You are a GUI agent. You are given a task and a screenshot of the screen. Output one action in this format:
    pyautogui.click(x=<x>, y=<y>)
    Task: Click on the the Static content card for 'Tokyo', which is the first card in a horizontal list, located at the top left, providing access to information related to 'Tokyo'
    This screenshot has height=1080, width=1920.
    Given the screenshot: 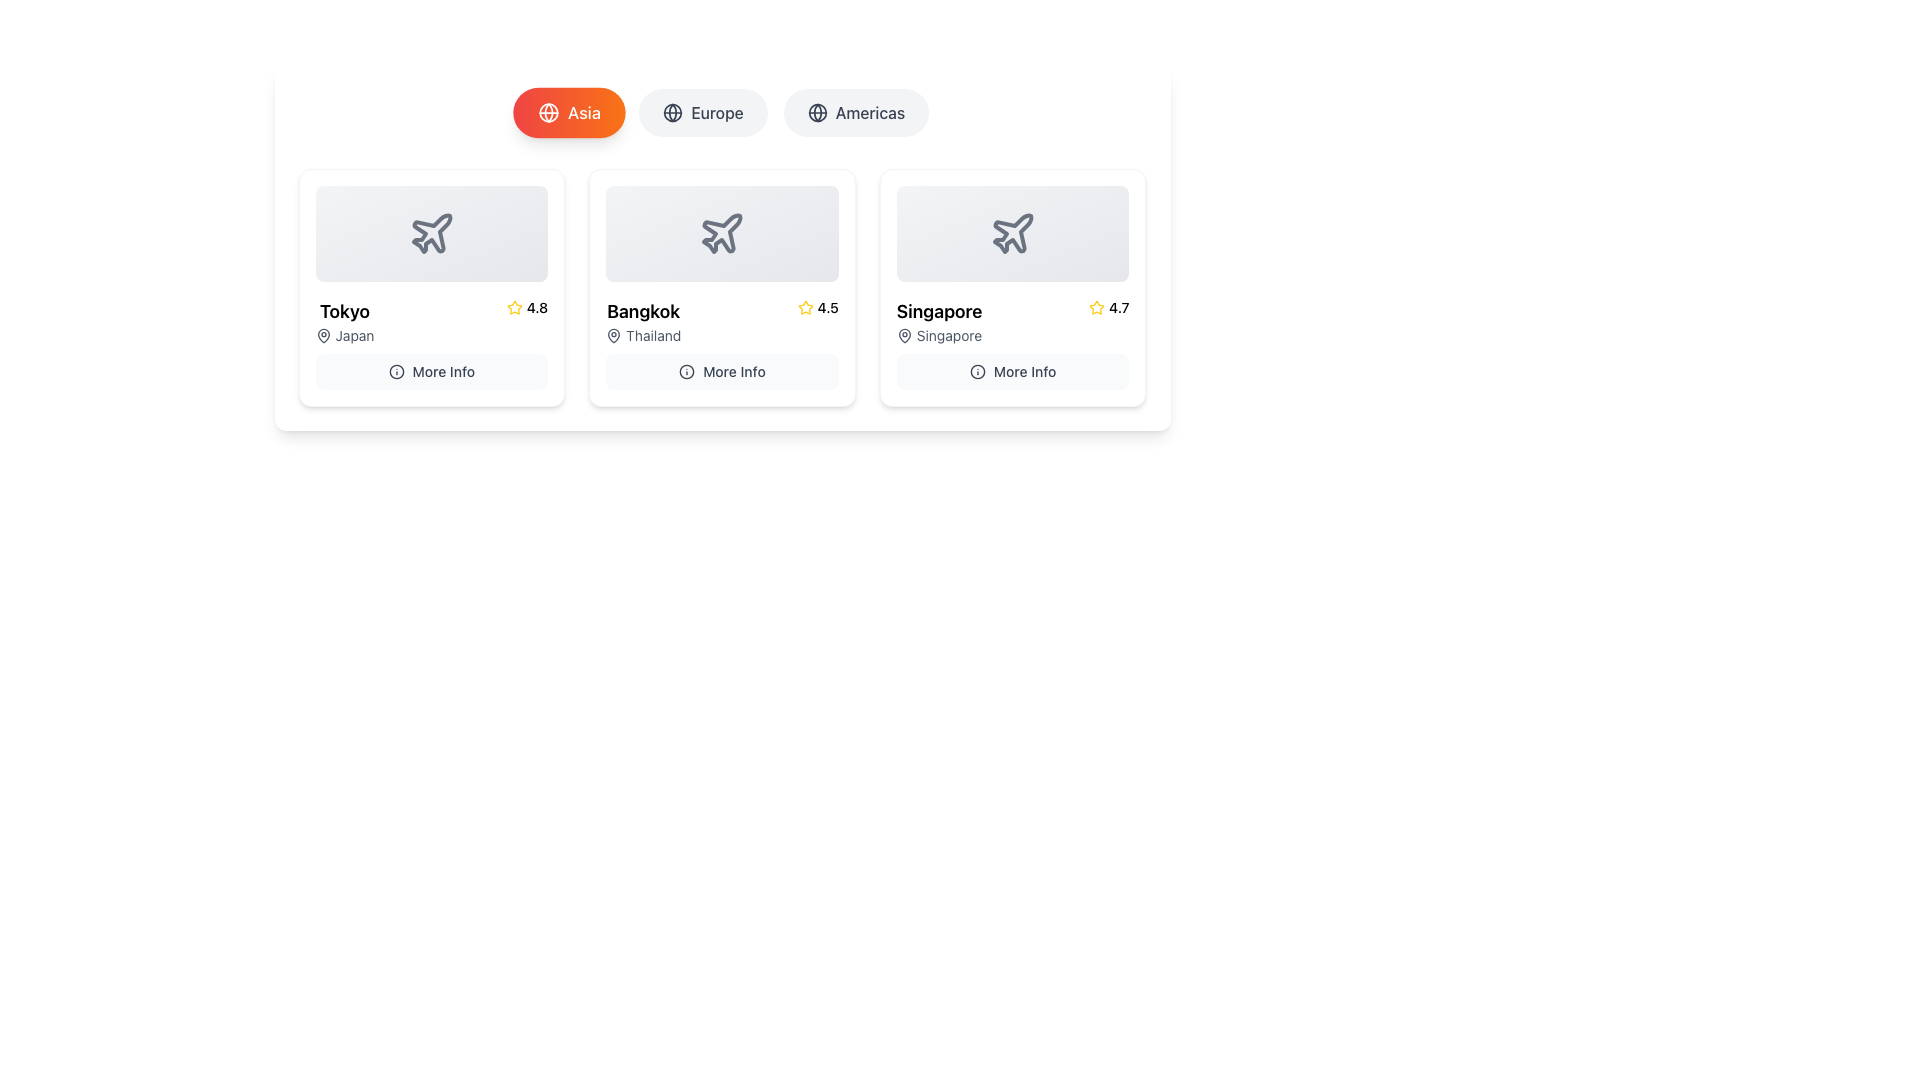 What is the action you would take?
    pyautogui.click(x=430, y=233)
    